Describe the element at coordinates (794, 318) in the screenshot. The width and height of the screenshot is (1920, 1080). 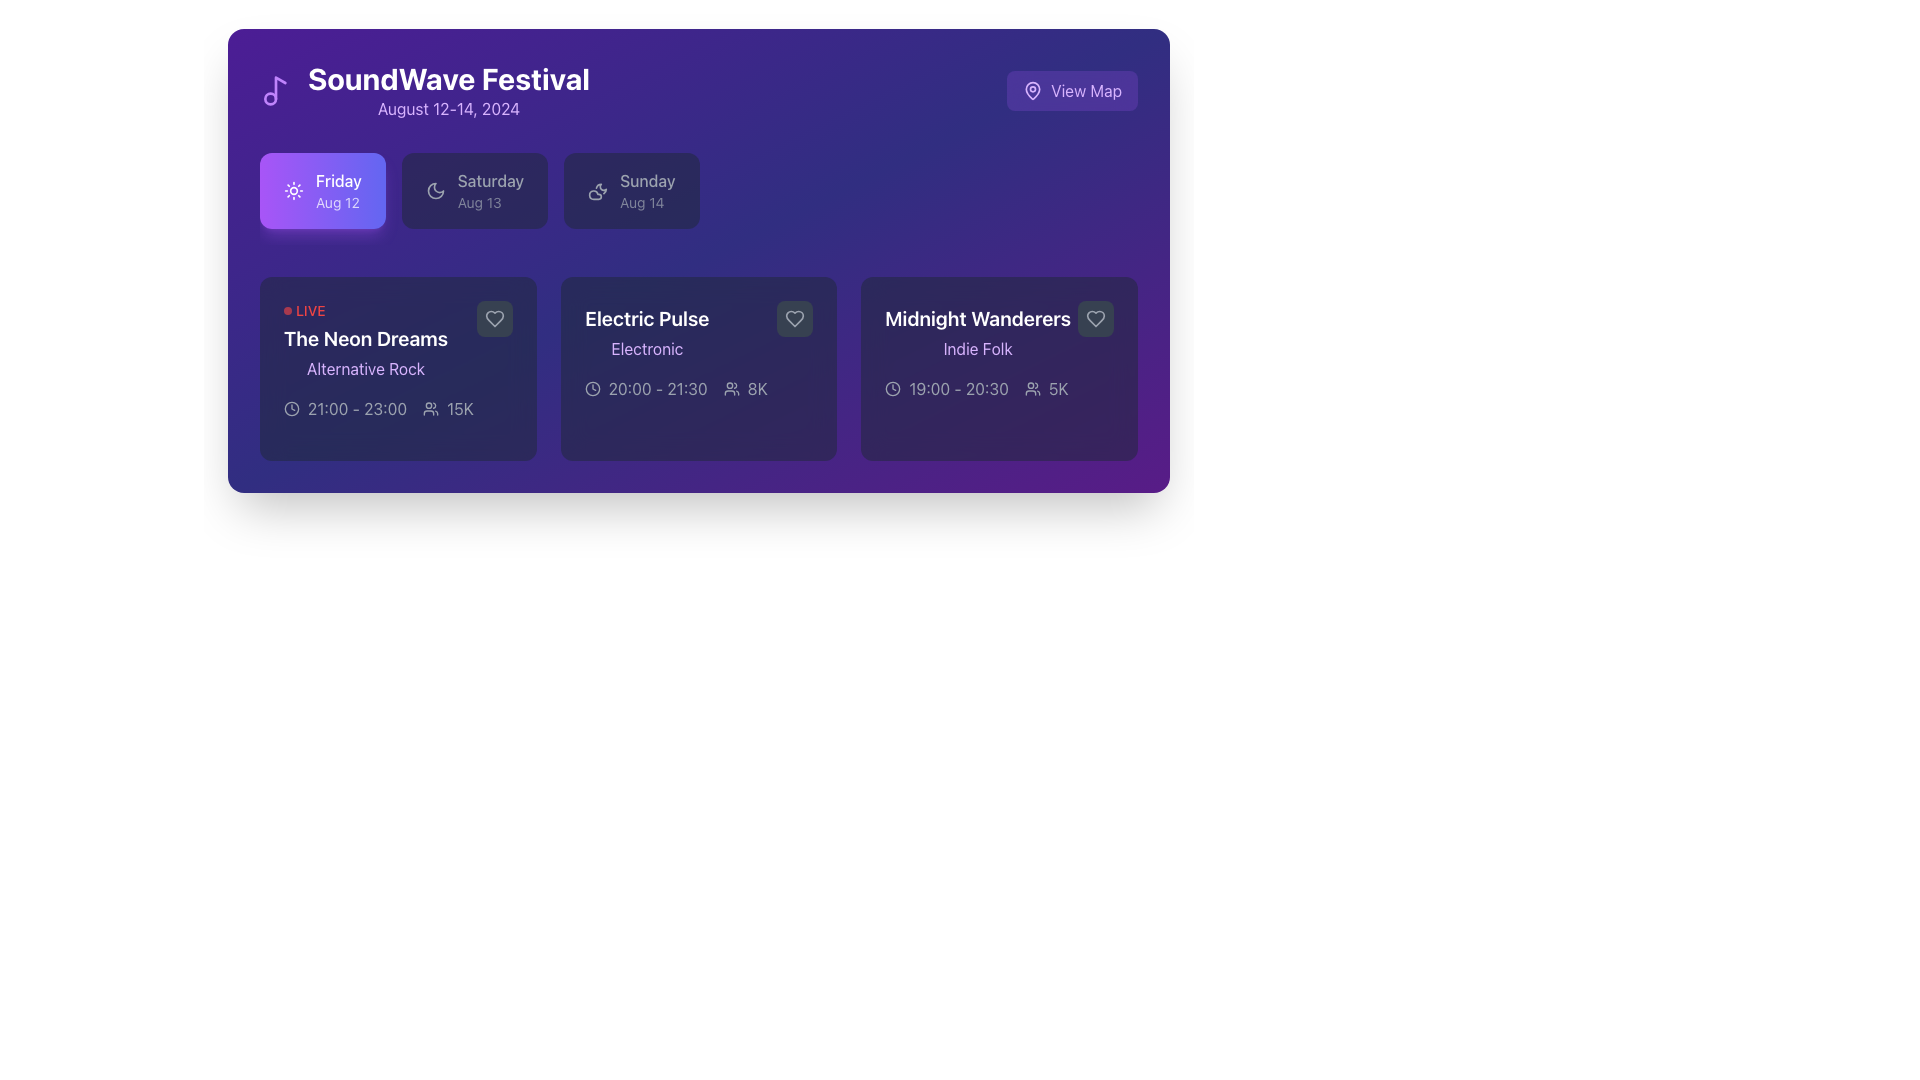
I see `the heart icon located at the top-right corner of the 'Electric Pulse' event card` at that location.